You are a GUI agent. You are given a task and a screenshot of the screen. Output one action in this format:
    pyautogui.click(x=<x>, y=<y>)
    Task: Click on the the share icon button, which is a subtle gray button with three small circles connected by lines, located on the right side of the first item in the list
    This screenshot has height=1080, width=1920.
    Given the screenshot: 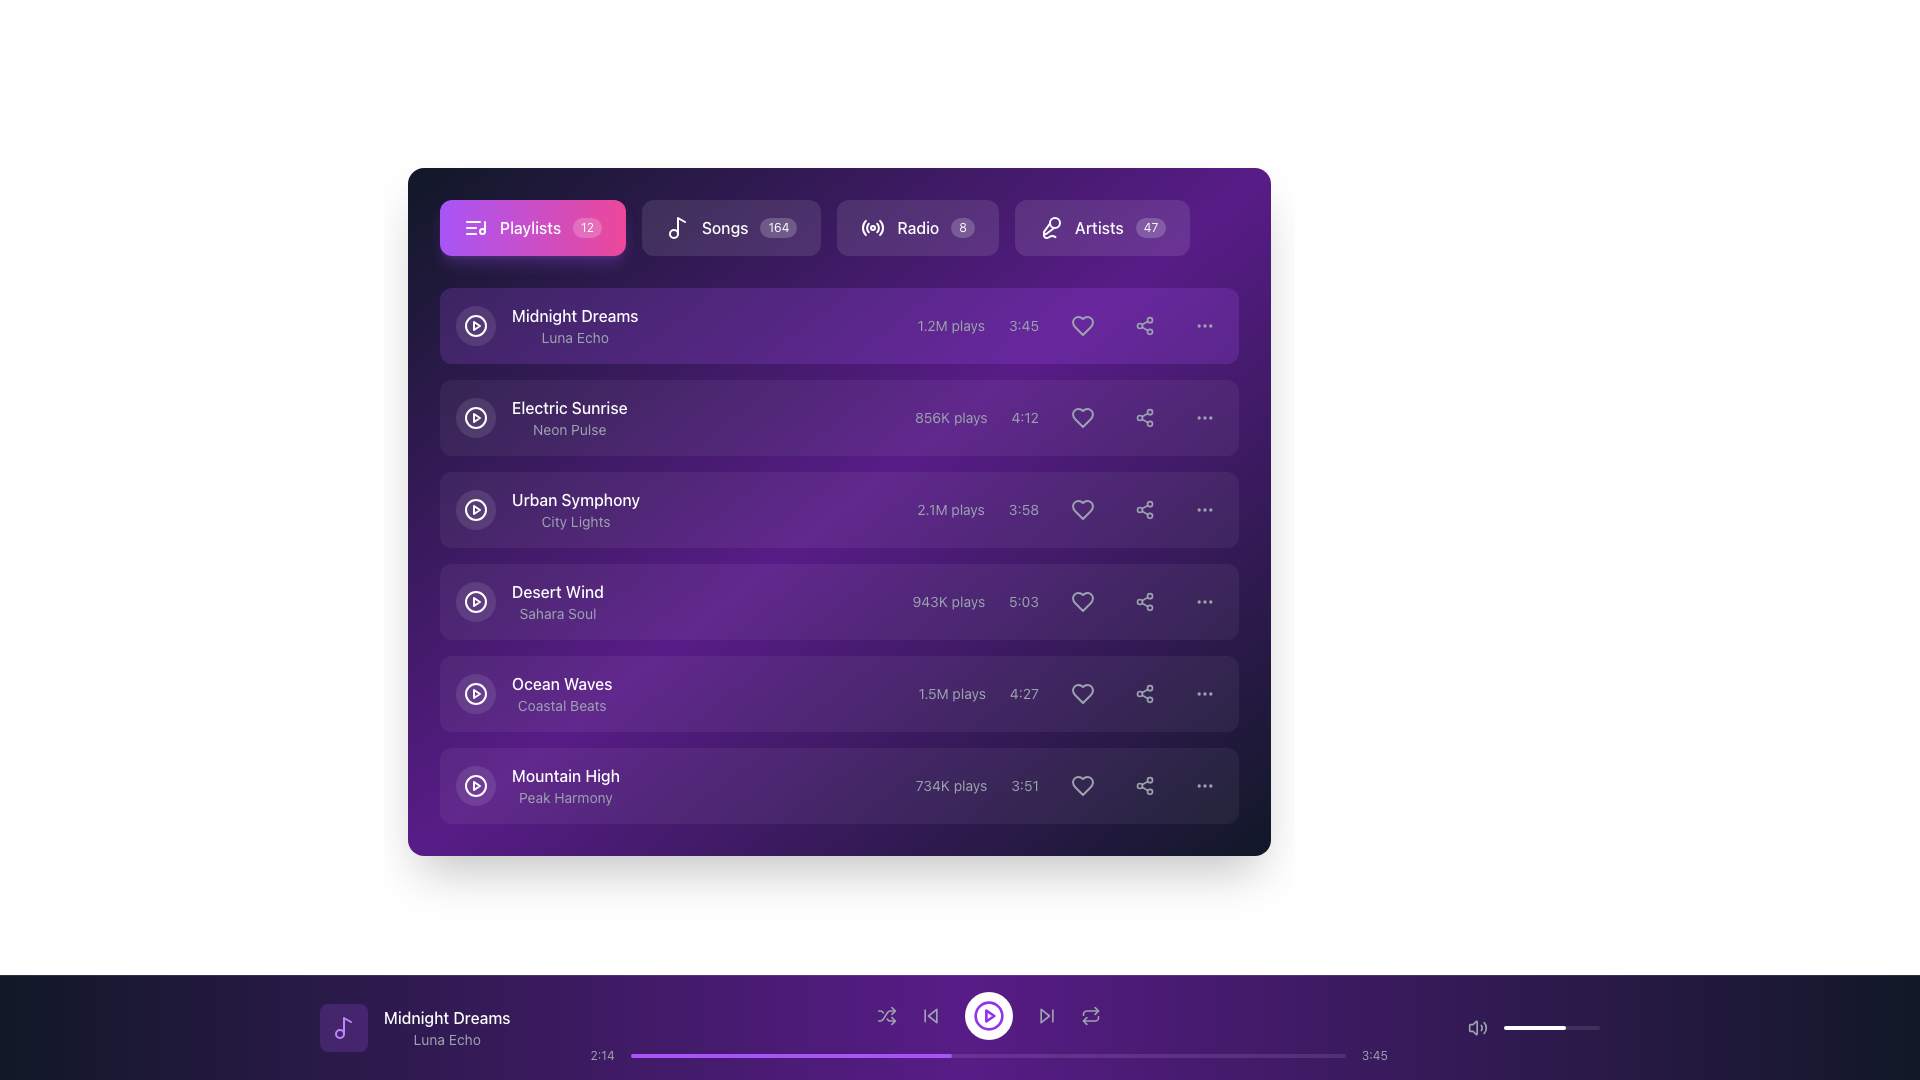 What is the action you would take?
    pyautogui.click(x=1145, y=325)
    